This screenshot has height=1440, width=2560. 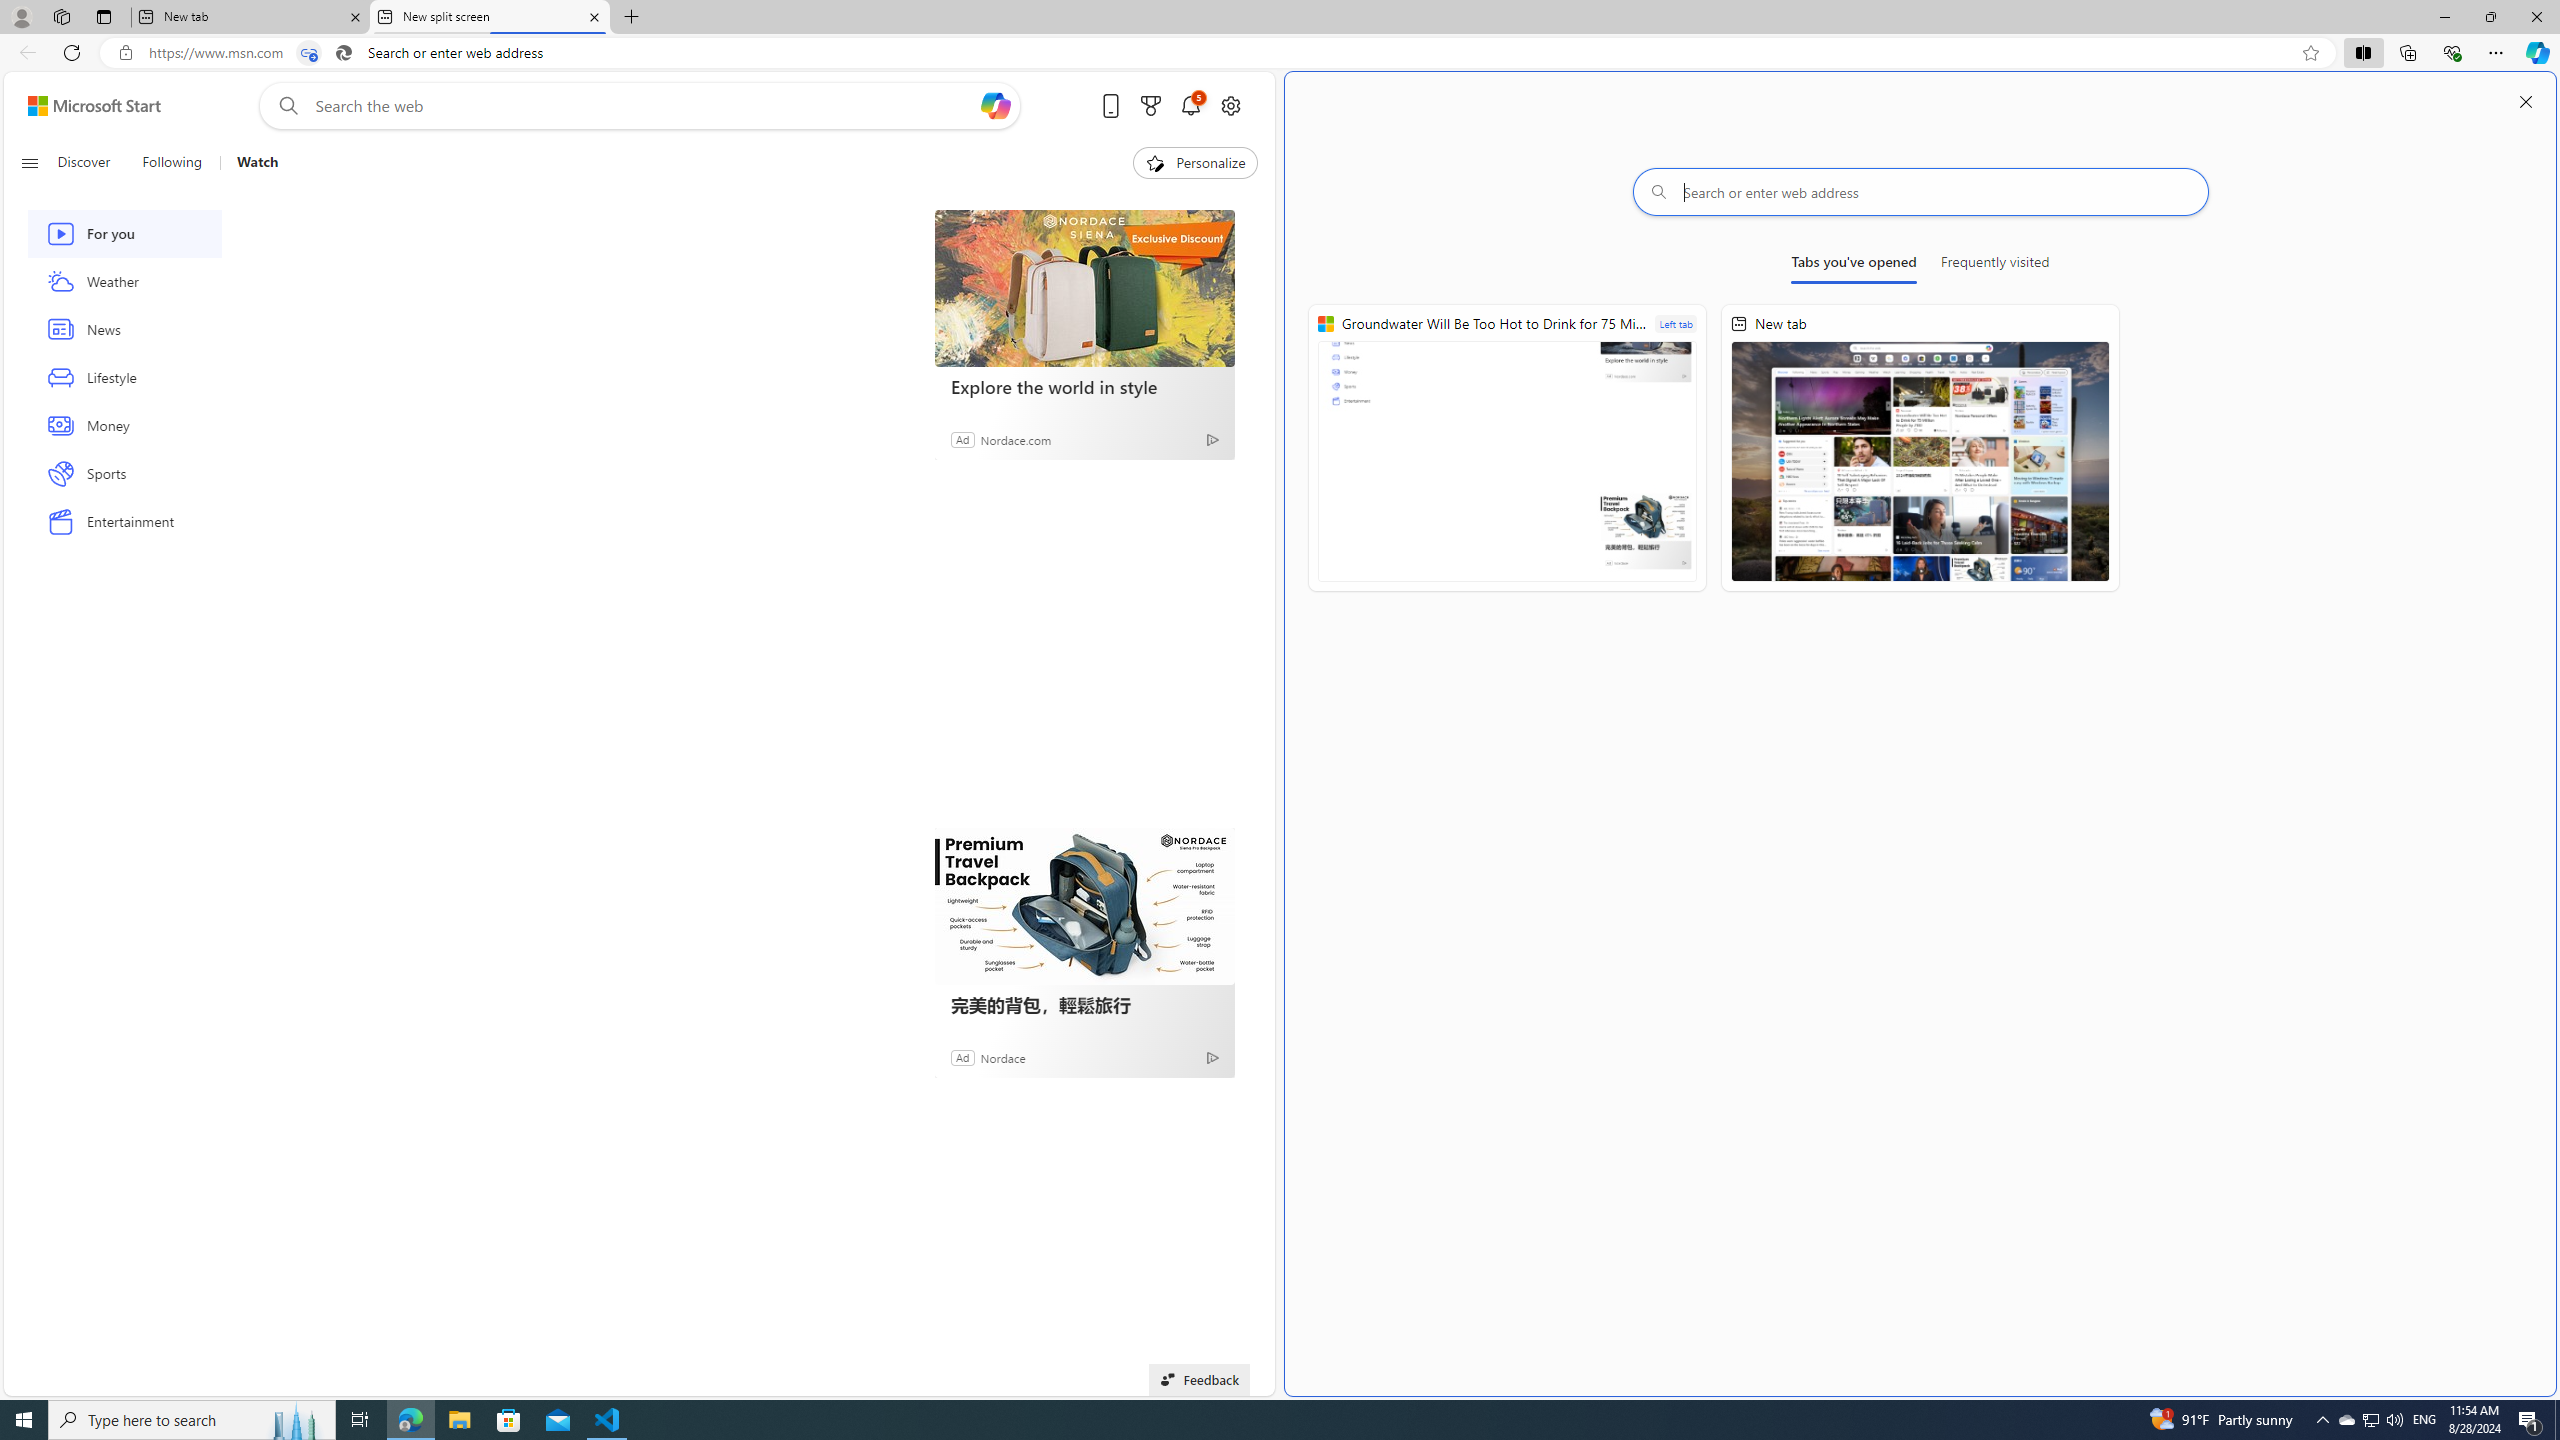 I want to click on 'Enter your search term', so click(x=644, y=104).